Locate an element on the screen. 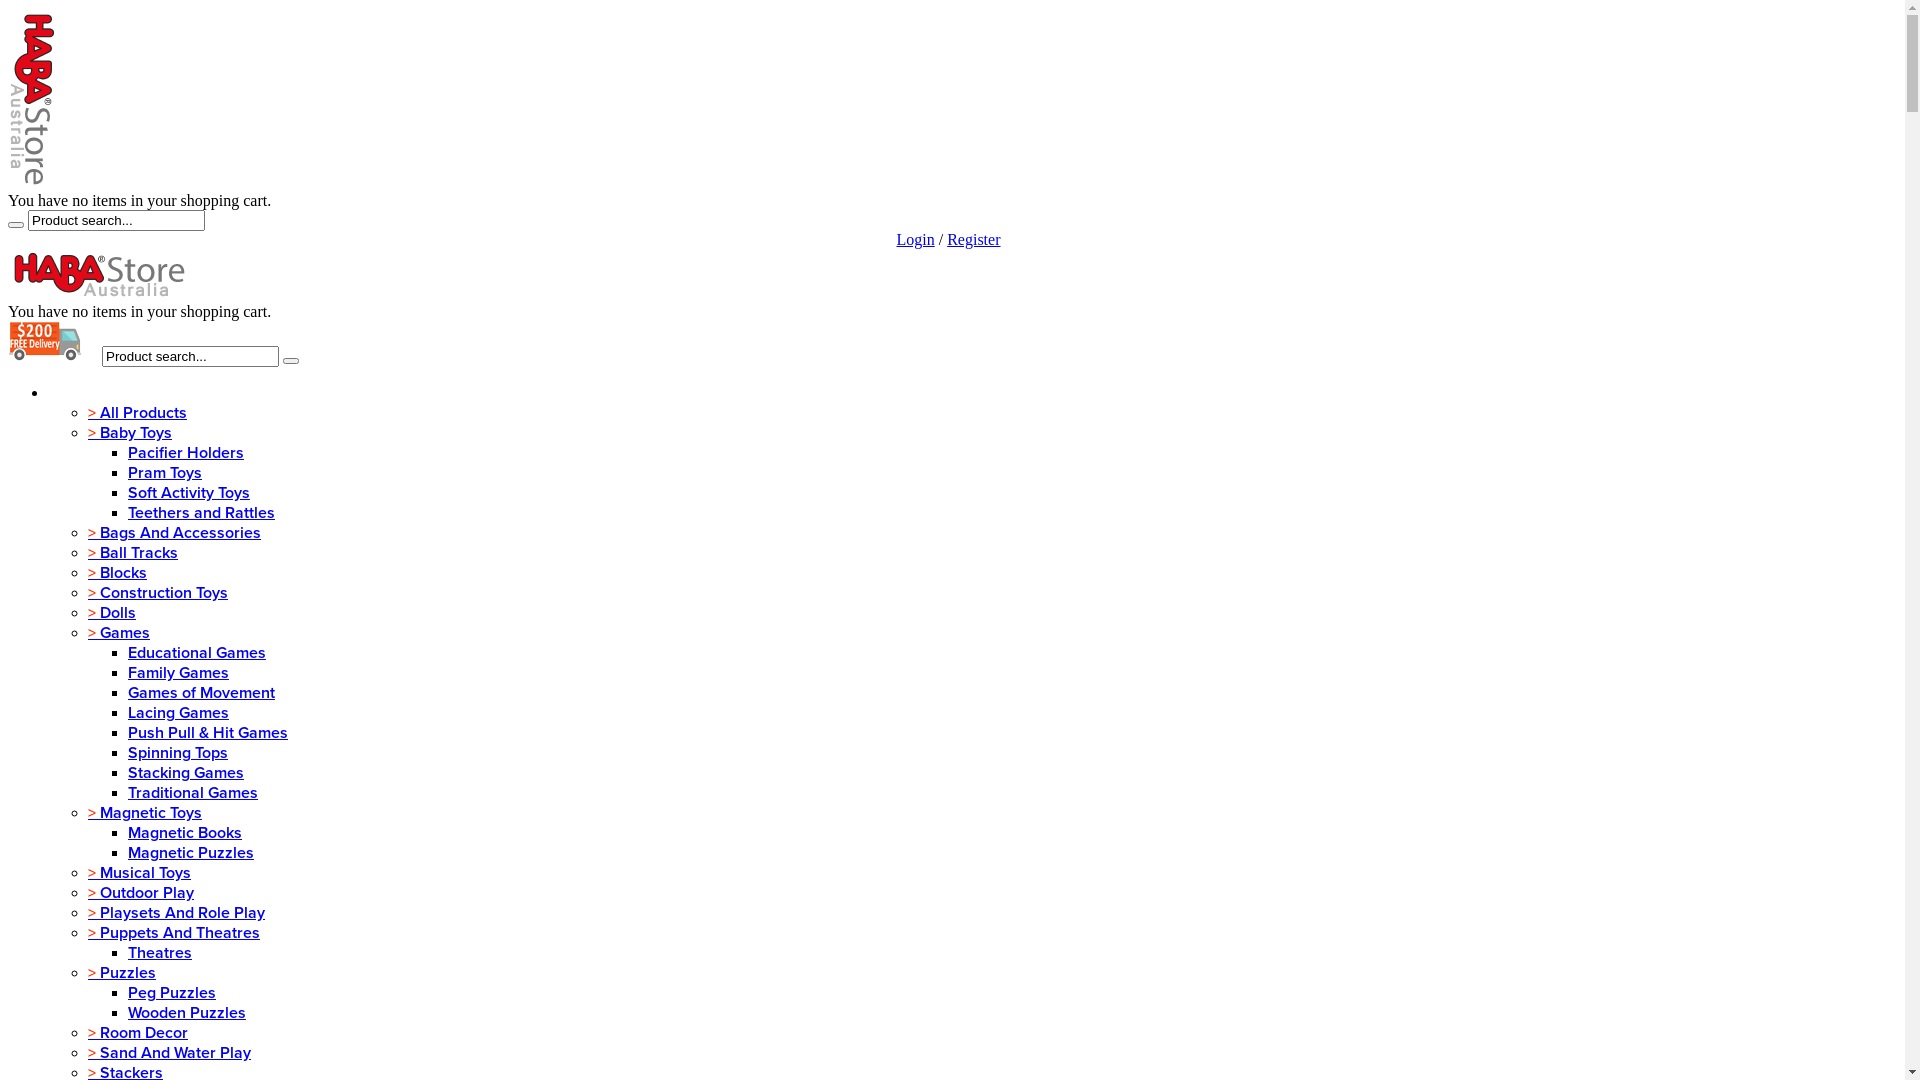 This screenshot has height=1080, width=1920. 'Traditional Games' is located at coordinates (127, 792).